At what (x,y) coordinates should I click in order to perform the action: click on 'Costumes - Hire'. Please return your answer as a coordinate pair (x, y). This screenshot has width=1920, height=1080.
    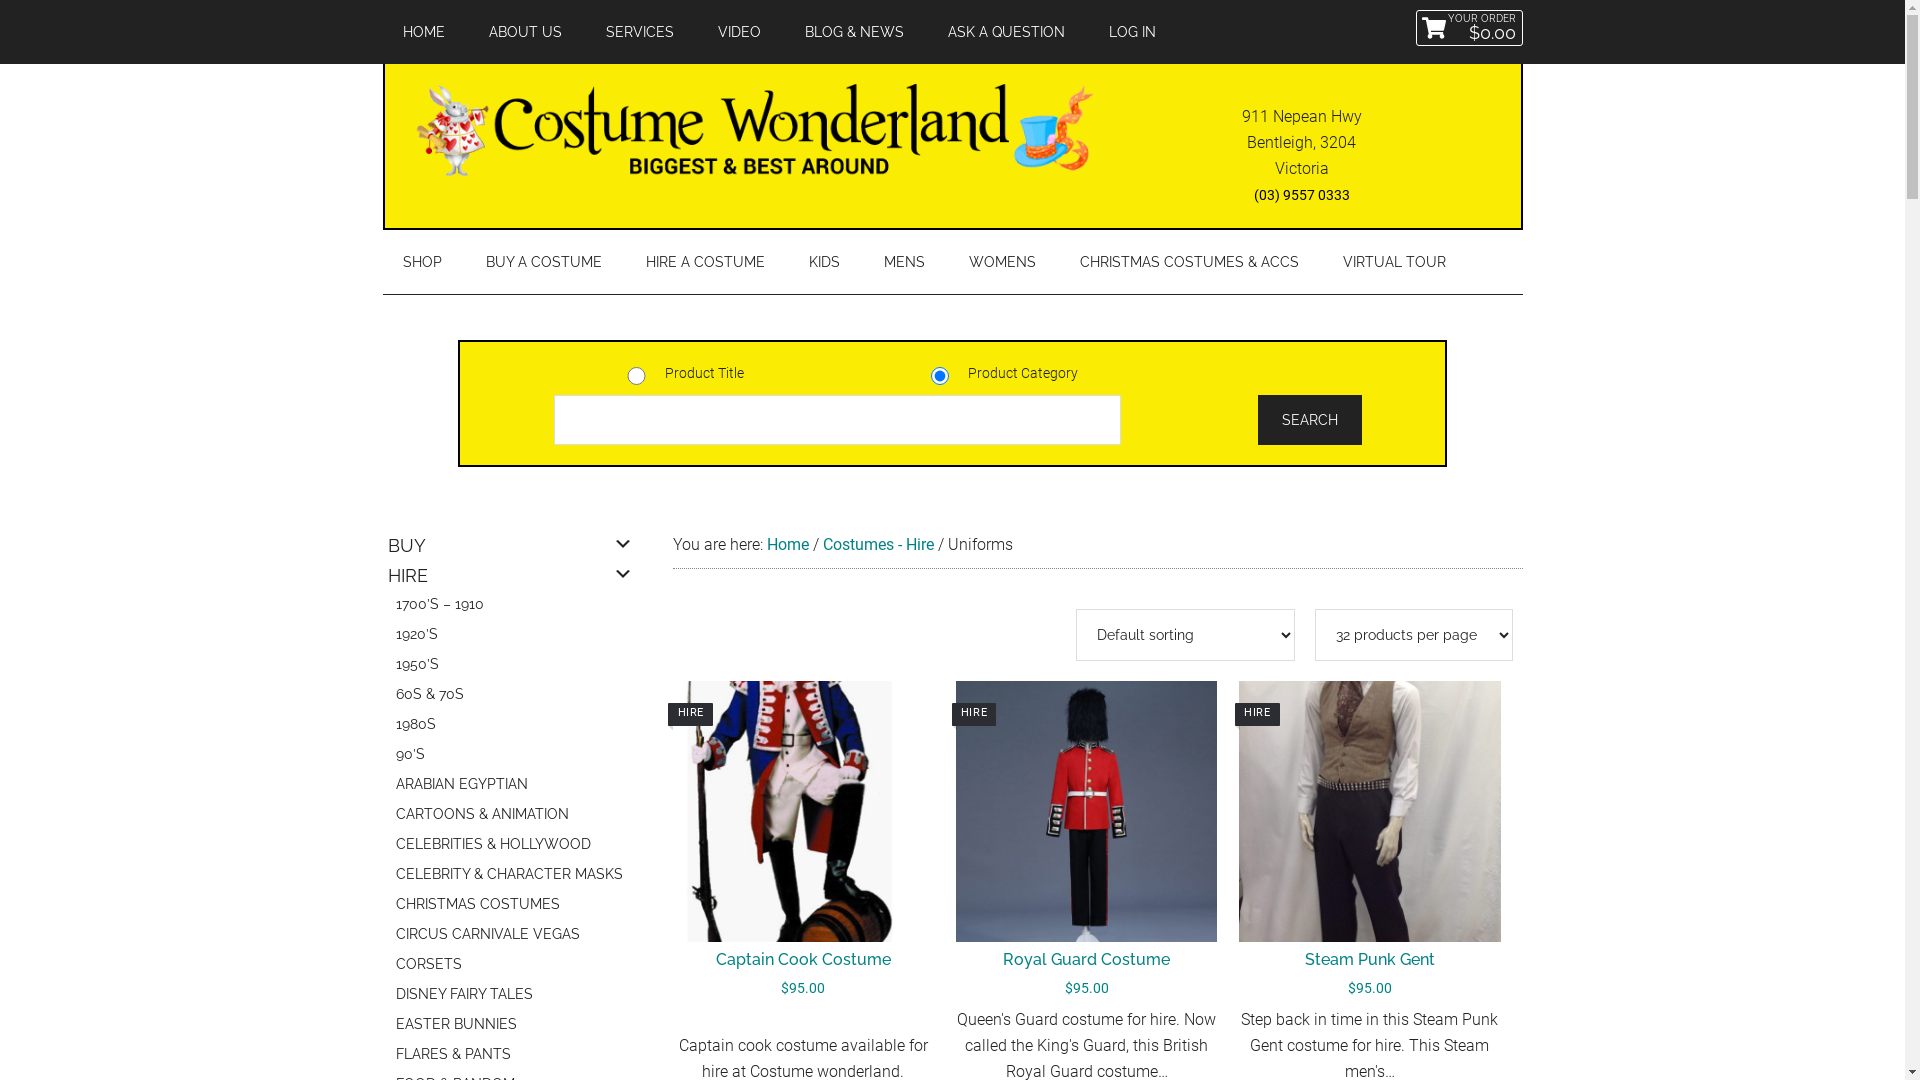
    Looking at the image, I should click on (877, 544).